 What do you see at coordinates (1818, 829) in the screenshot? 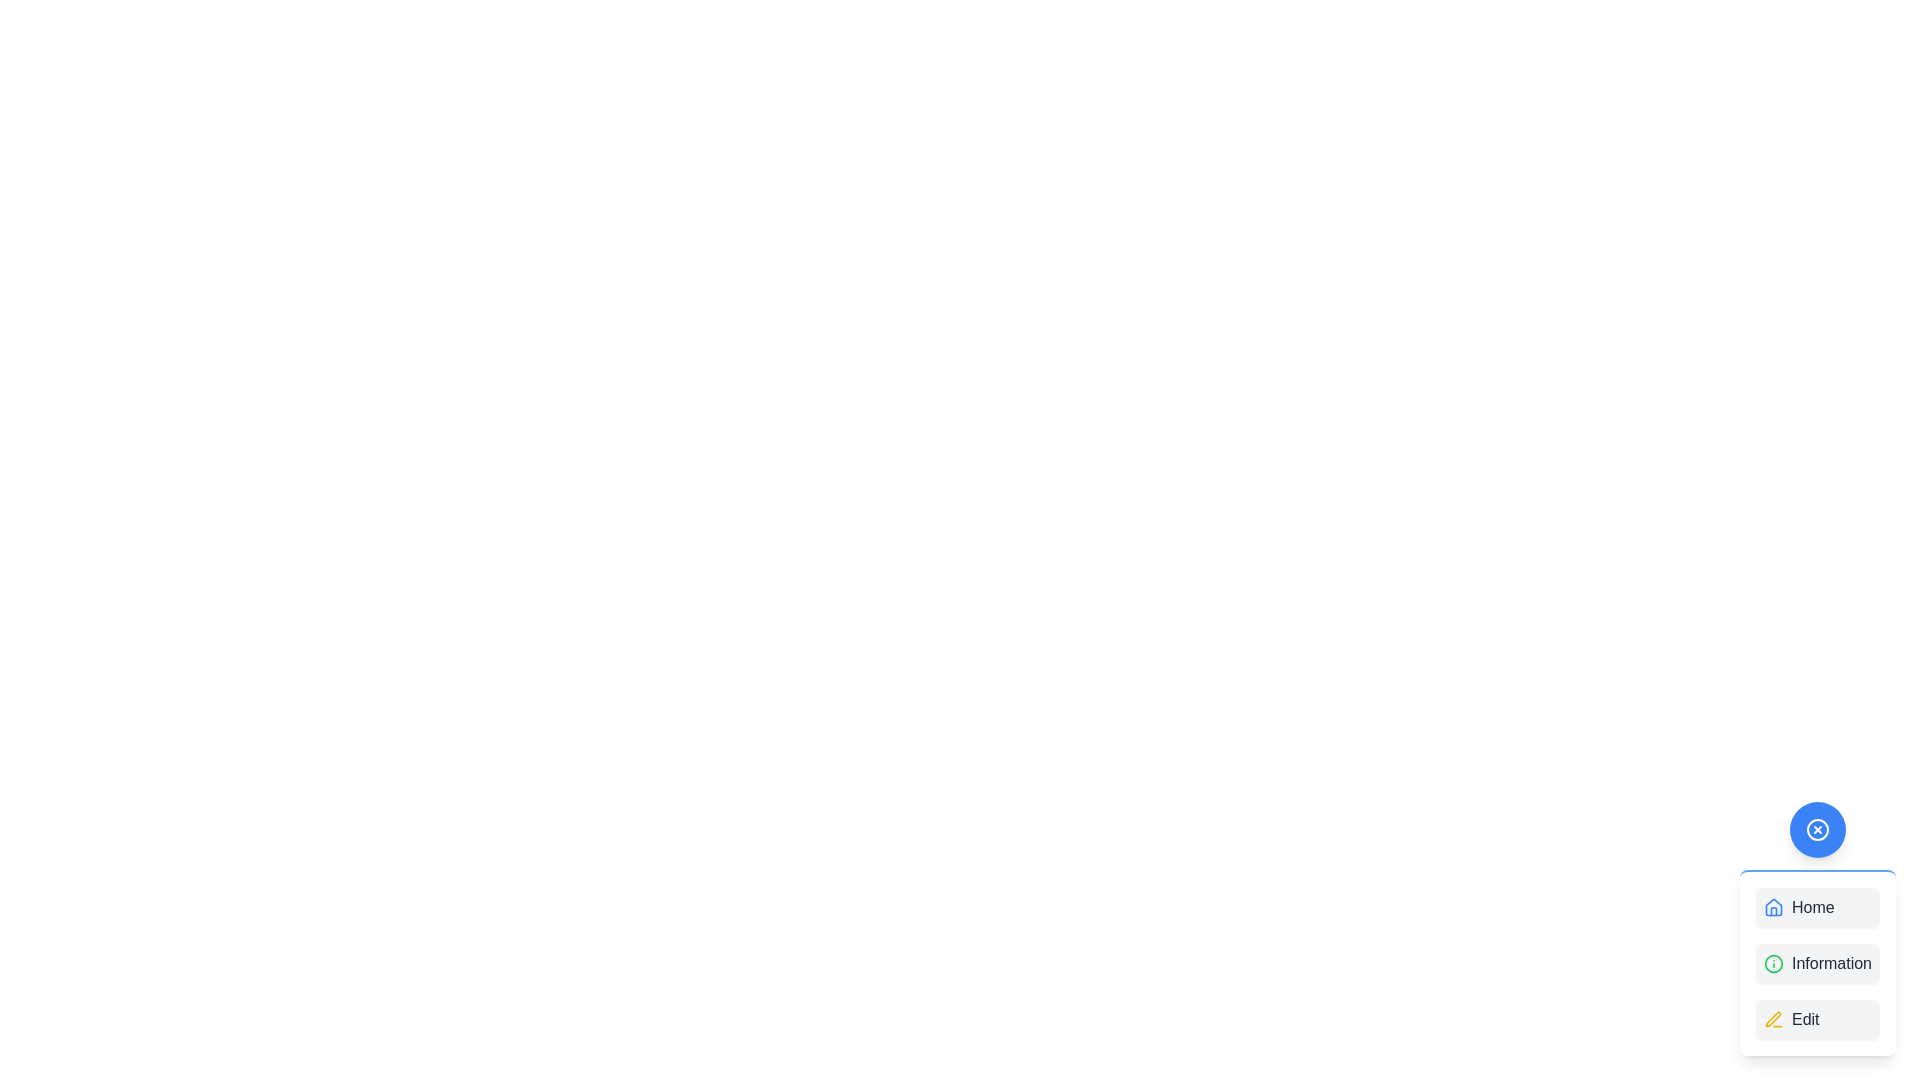
I see `the dismiss button located in the lower-right corner of the interface` at bounding box center [1818, 829].